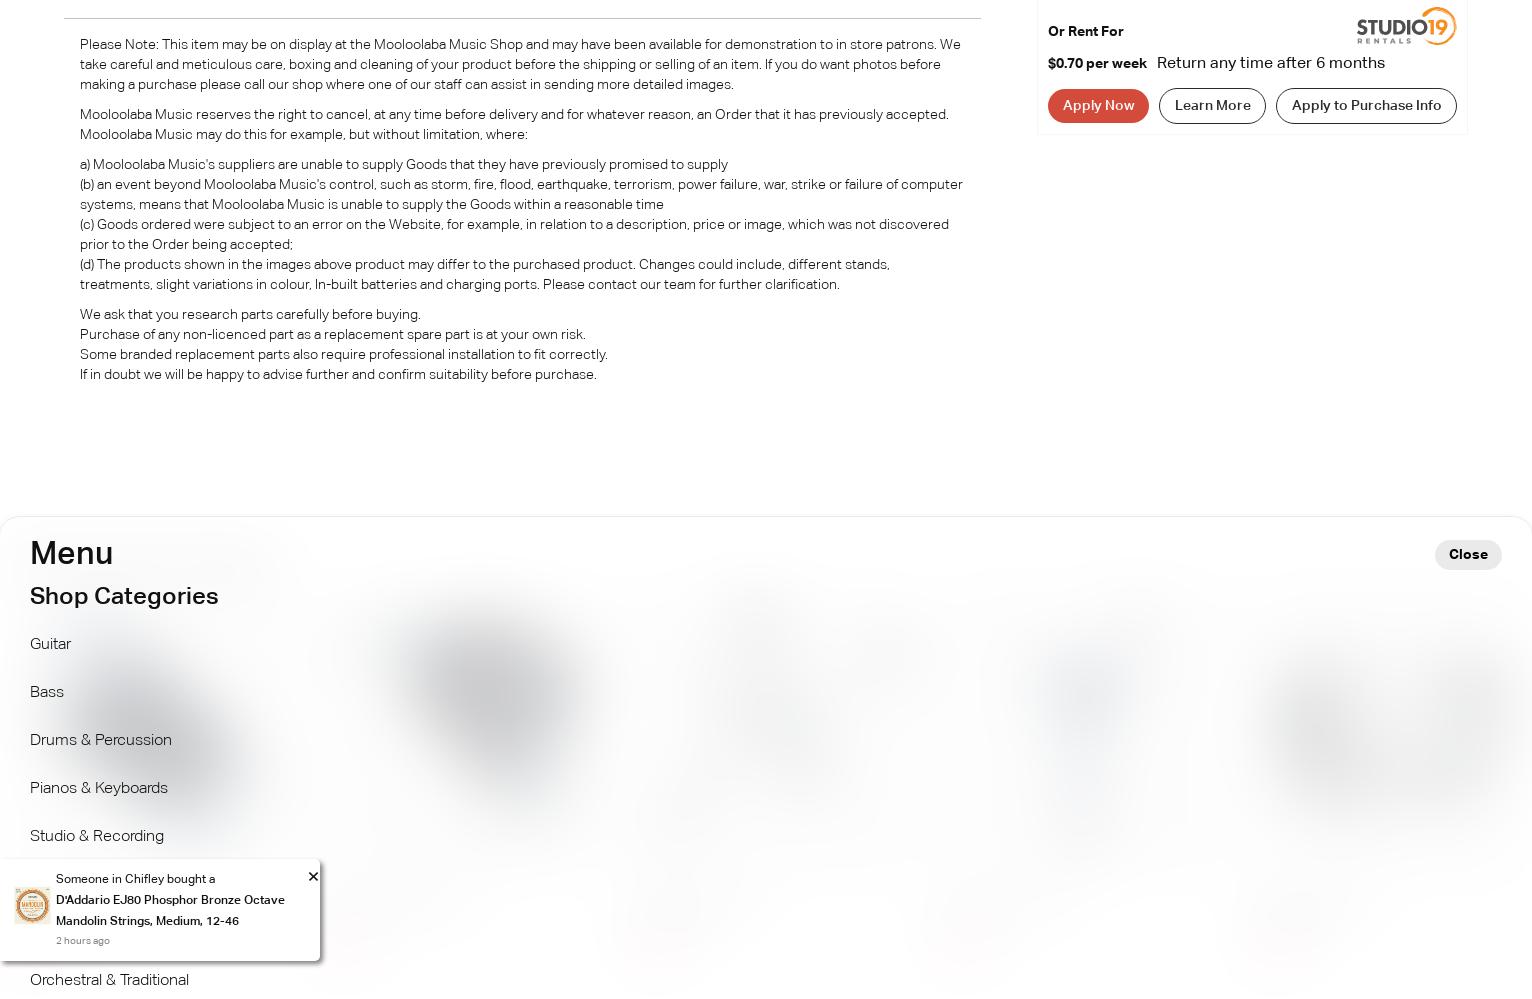  I want to click on 'Mooloolaba Music reserves the right to cancel, at any time before delivery and for whatever reason, an Order that it has previously accepted. Mooloolaba Music may do this for example, but without limitation, where:', so click(79, 123).